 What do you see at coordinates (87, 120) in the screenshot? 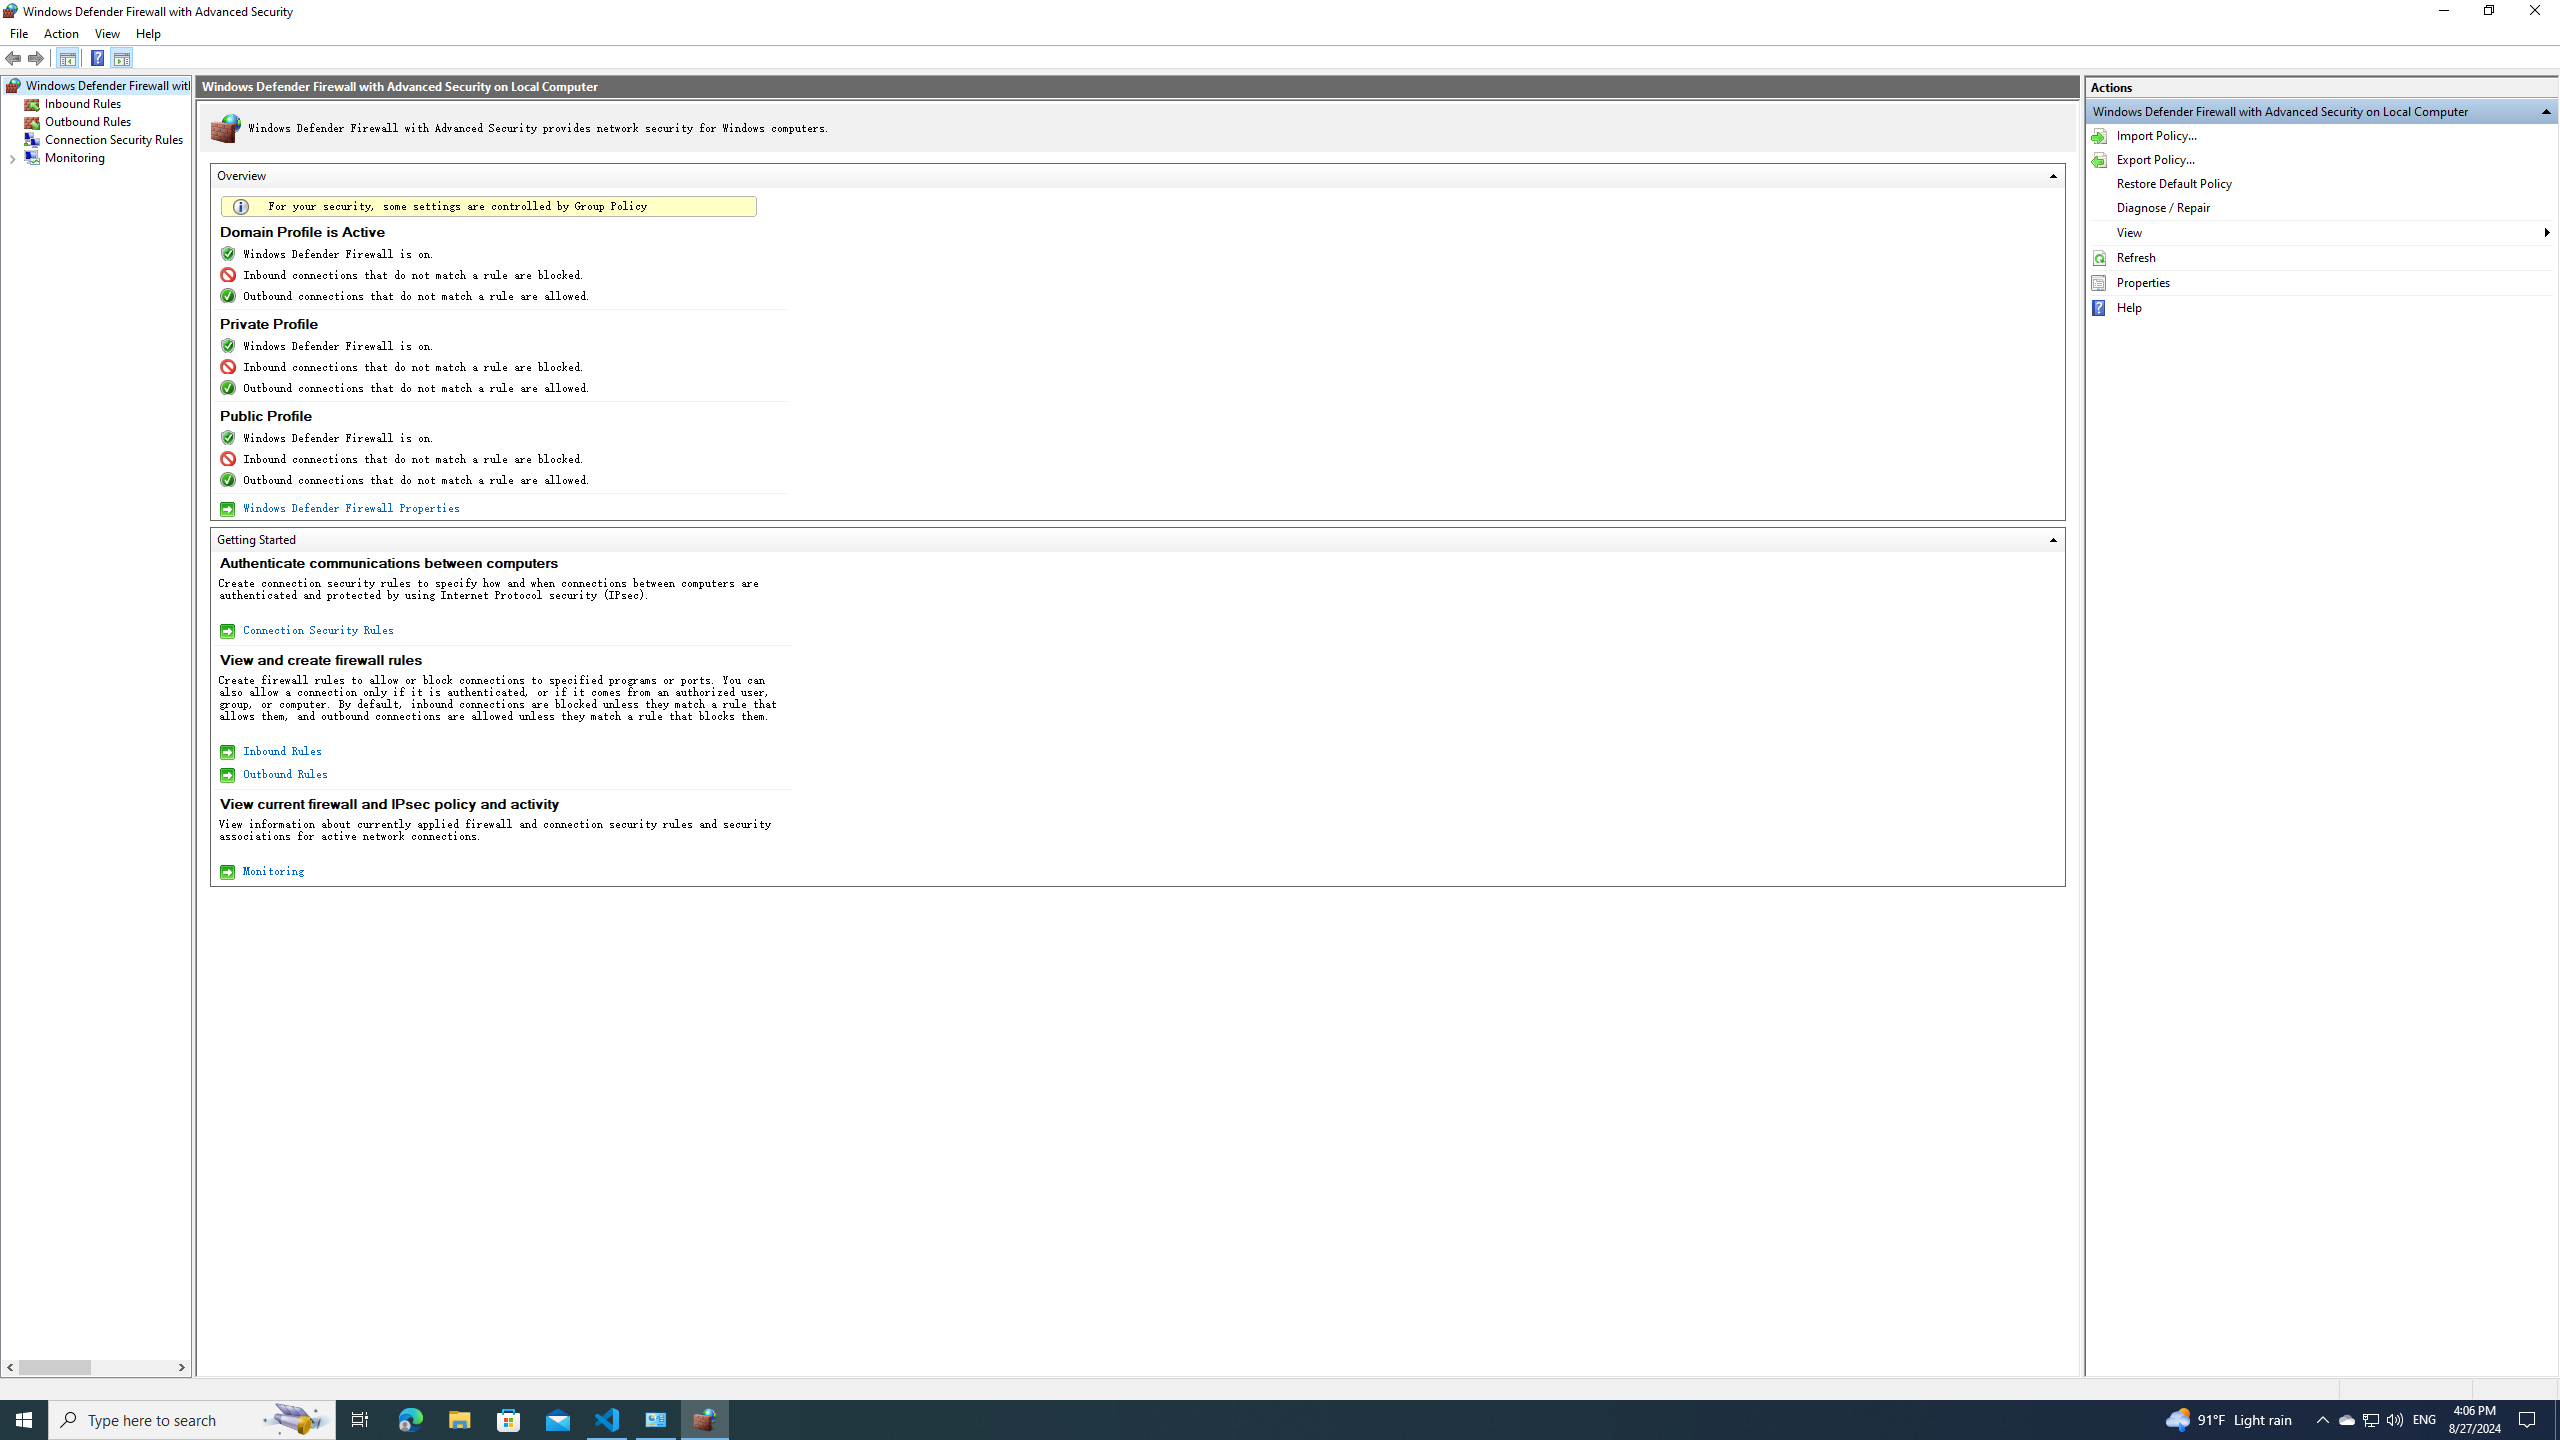
I see `'Outbound Rules'` at bounding box center [87, 120].